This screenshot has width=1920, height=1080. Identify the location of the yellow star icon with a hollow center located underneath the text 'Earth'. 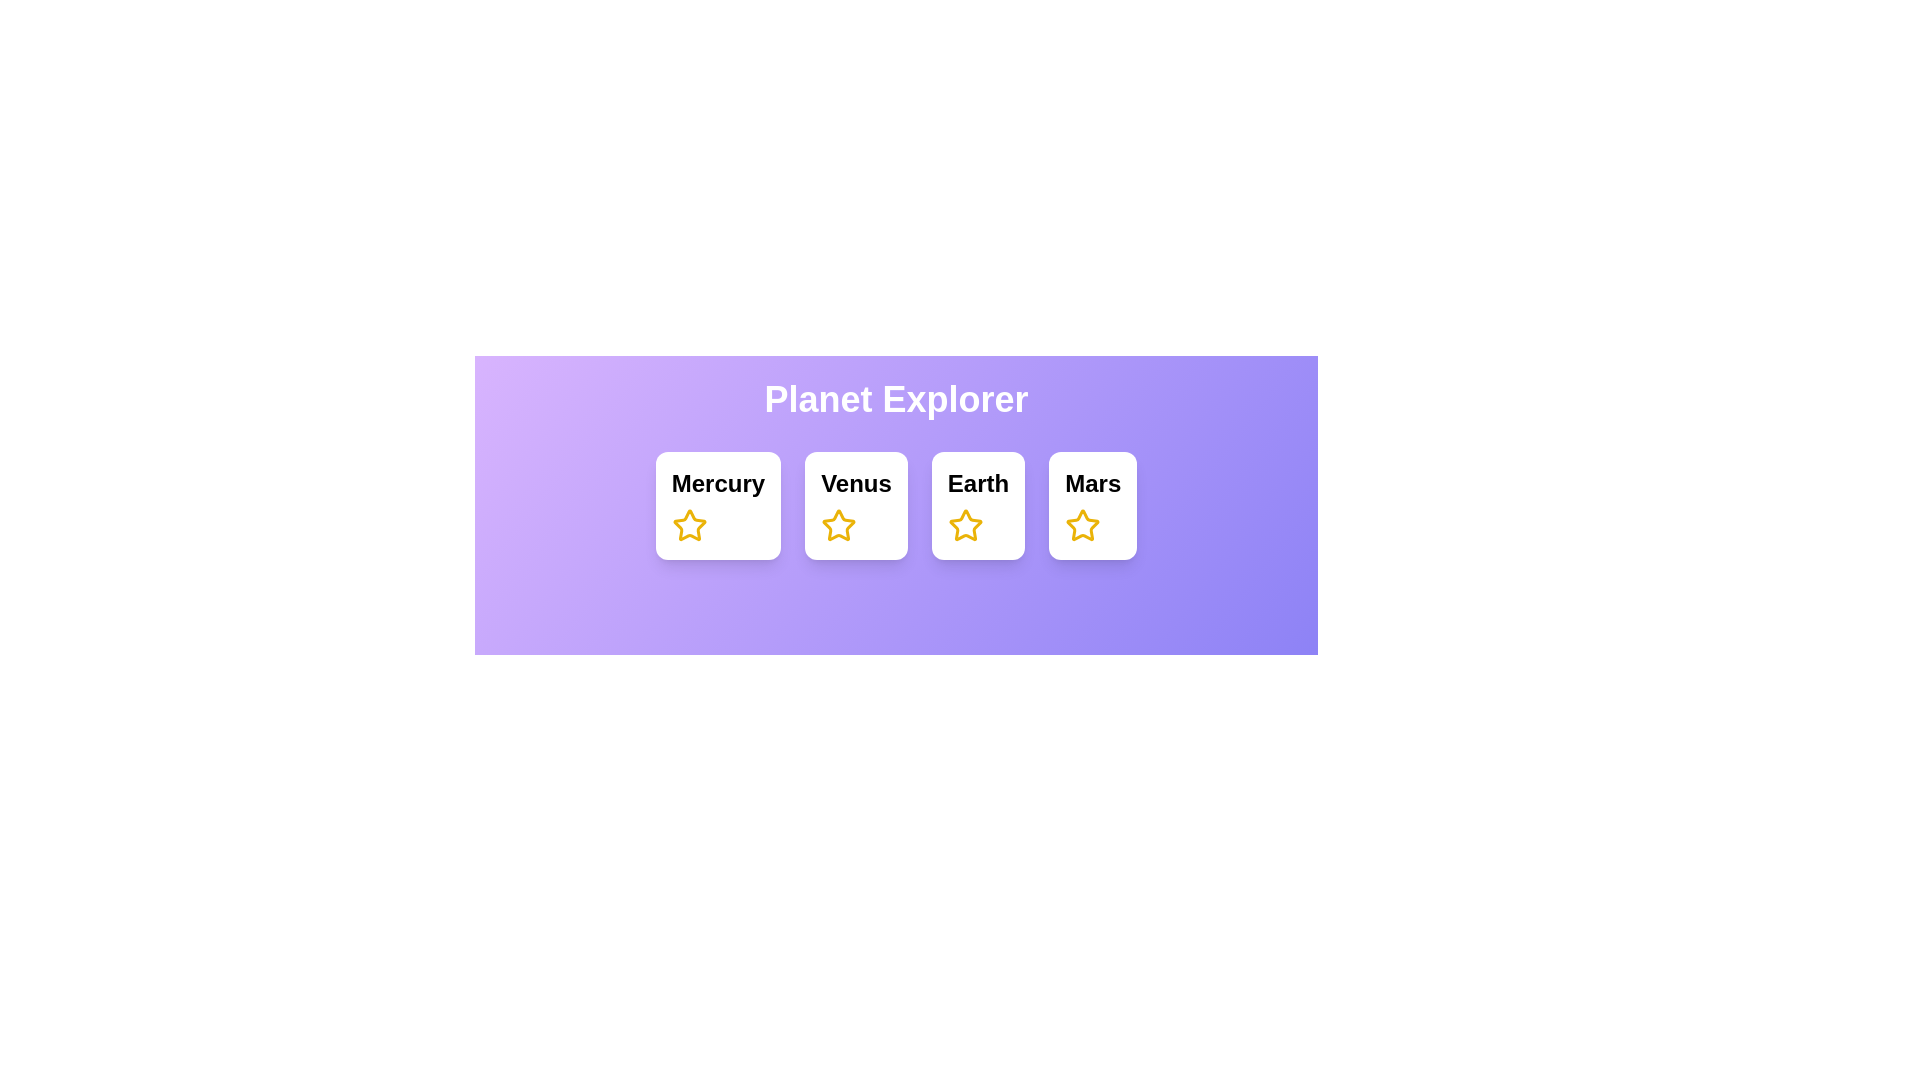
(965, 524).